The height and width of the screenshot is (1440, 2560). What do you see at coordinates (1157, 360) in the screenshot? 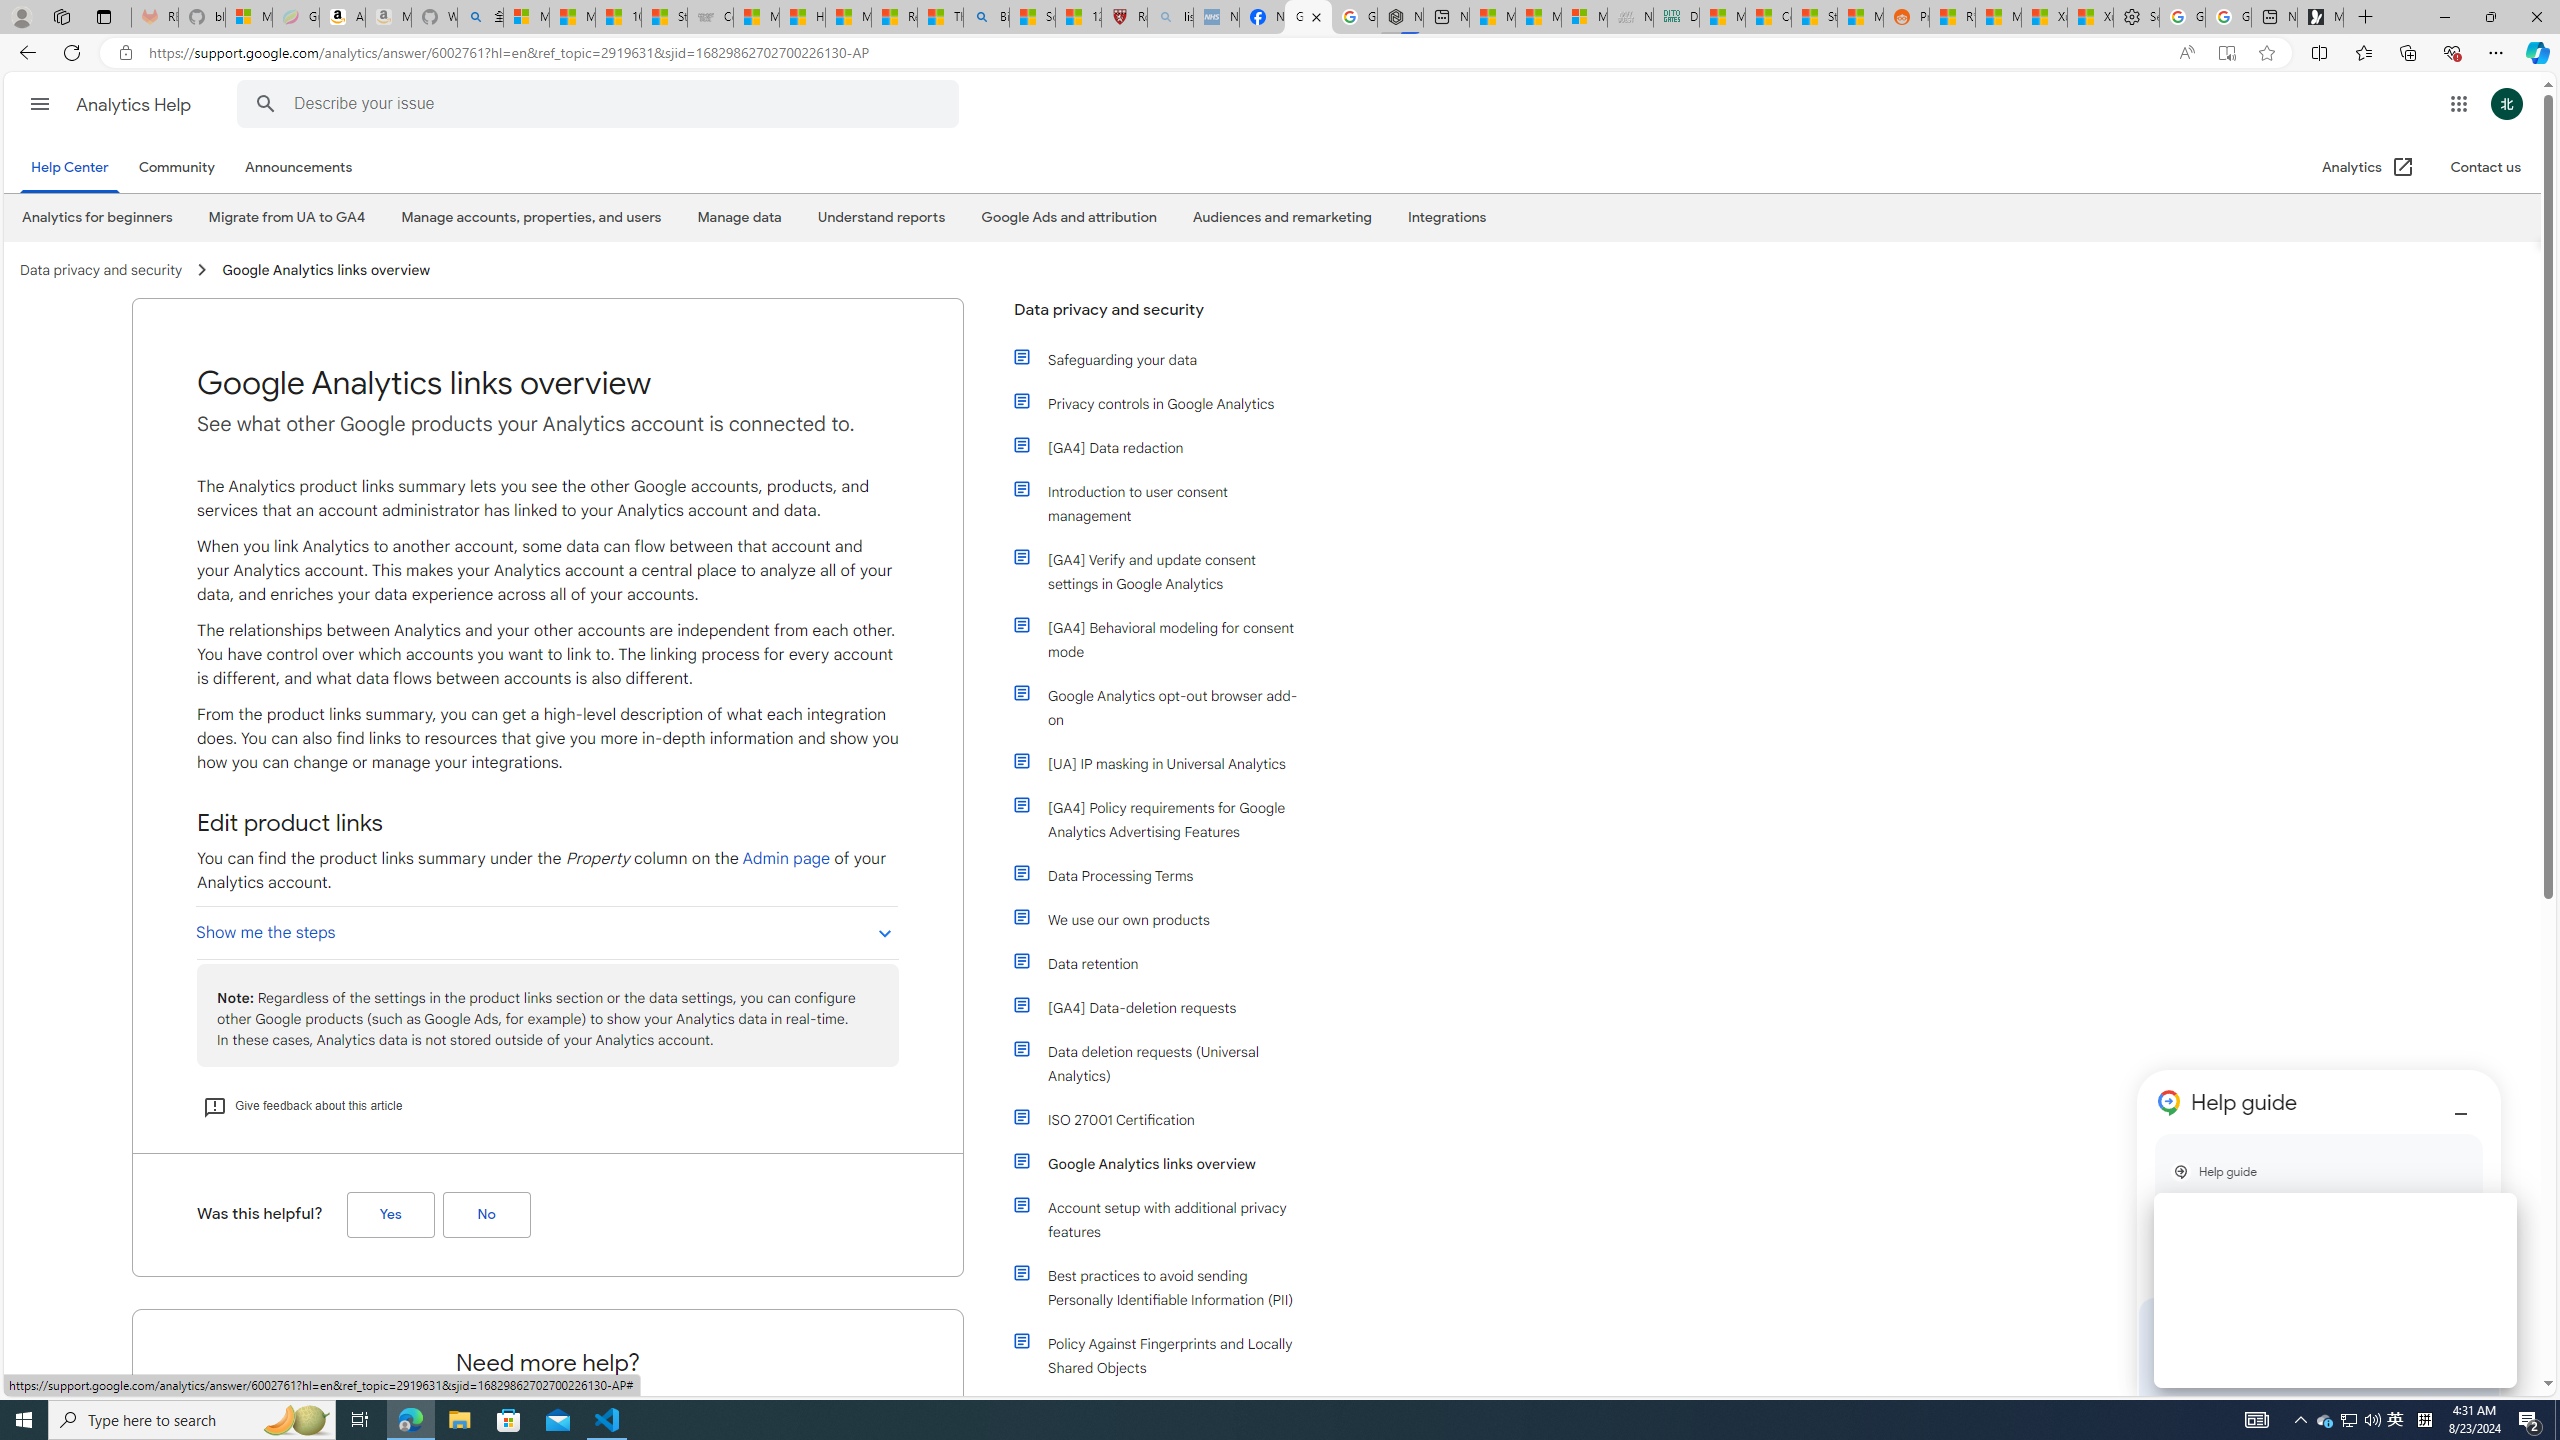
I see `'Safeguarding your data'` at bounding box center [1157, 360].